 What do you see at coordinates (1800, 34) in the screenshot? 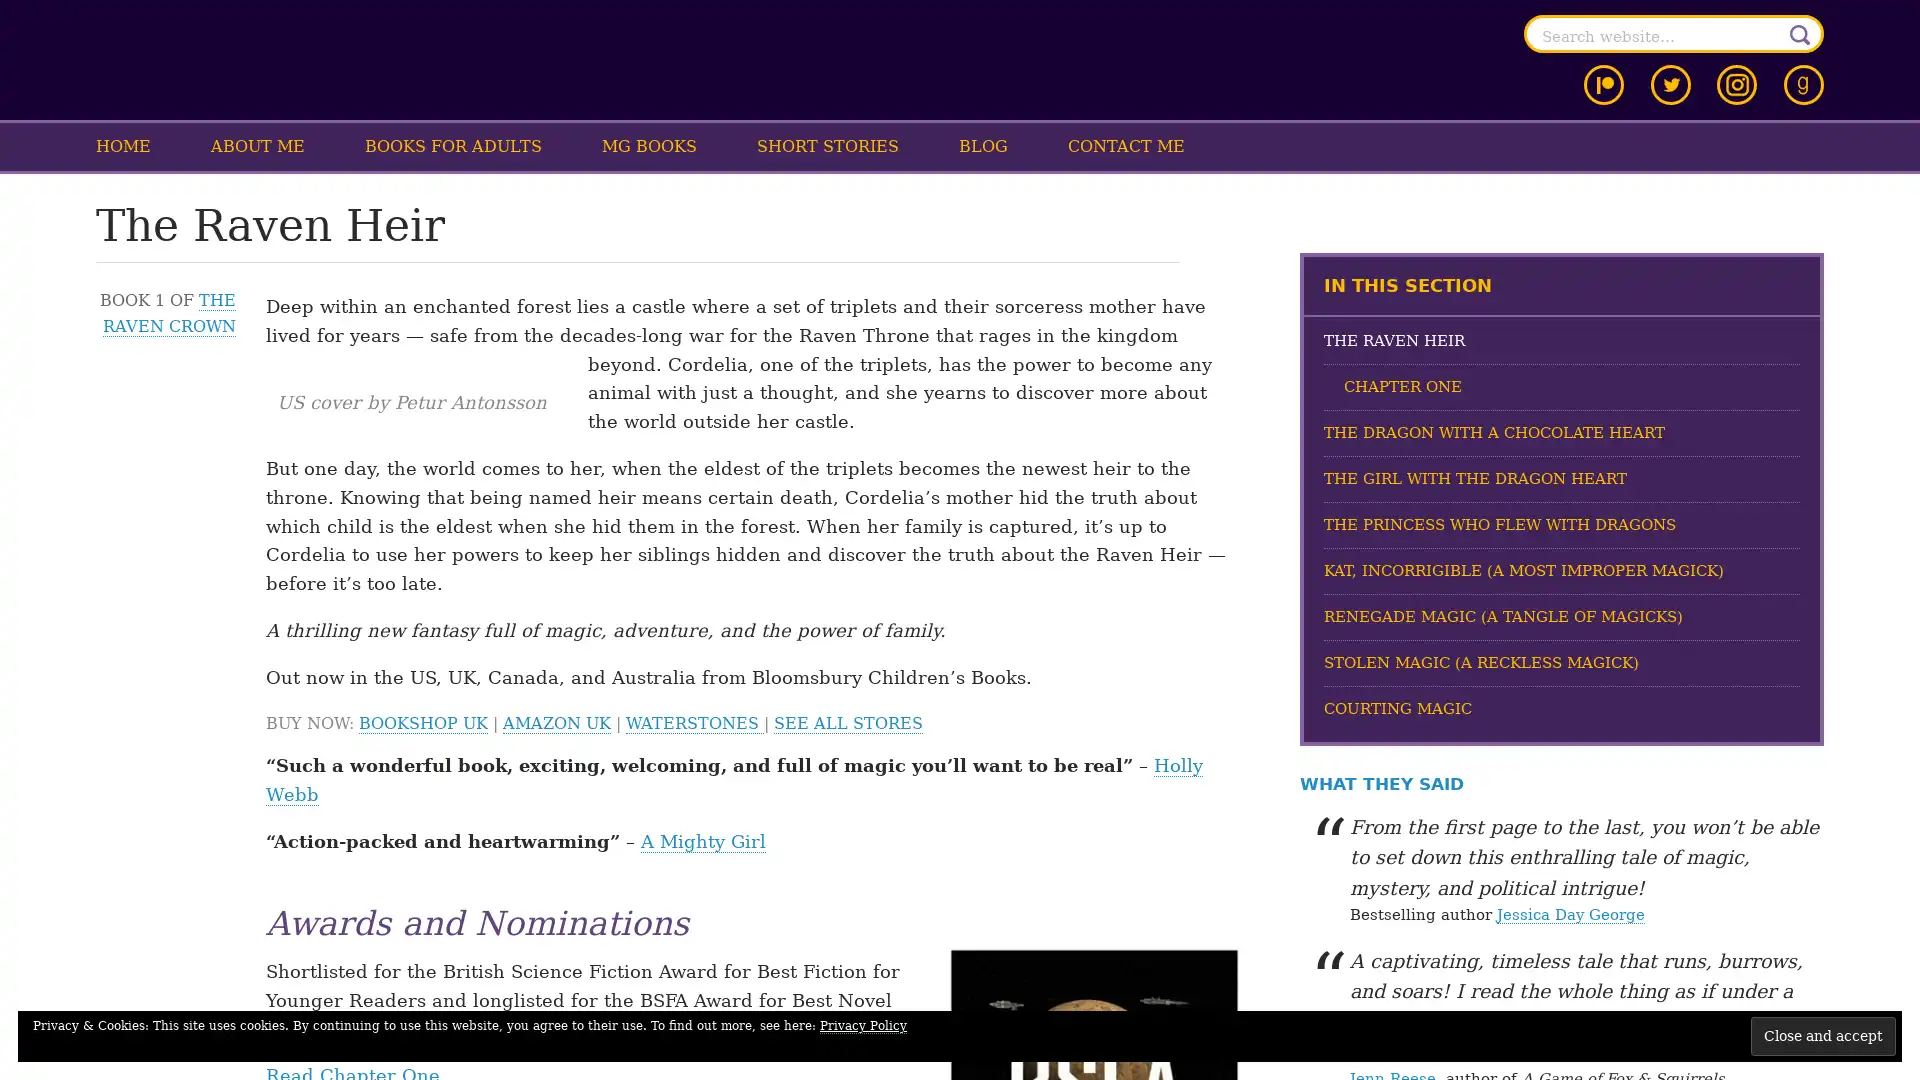
I see `Search` at bounding box center [1800, 34].